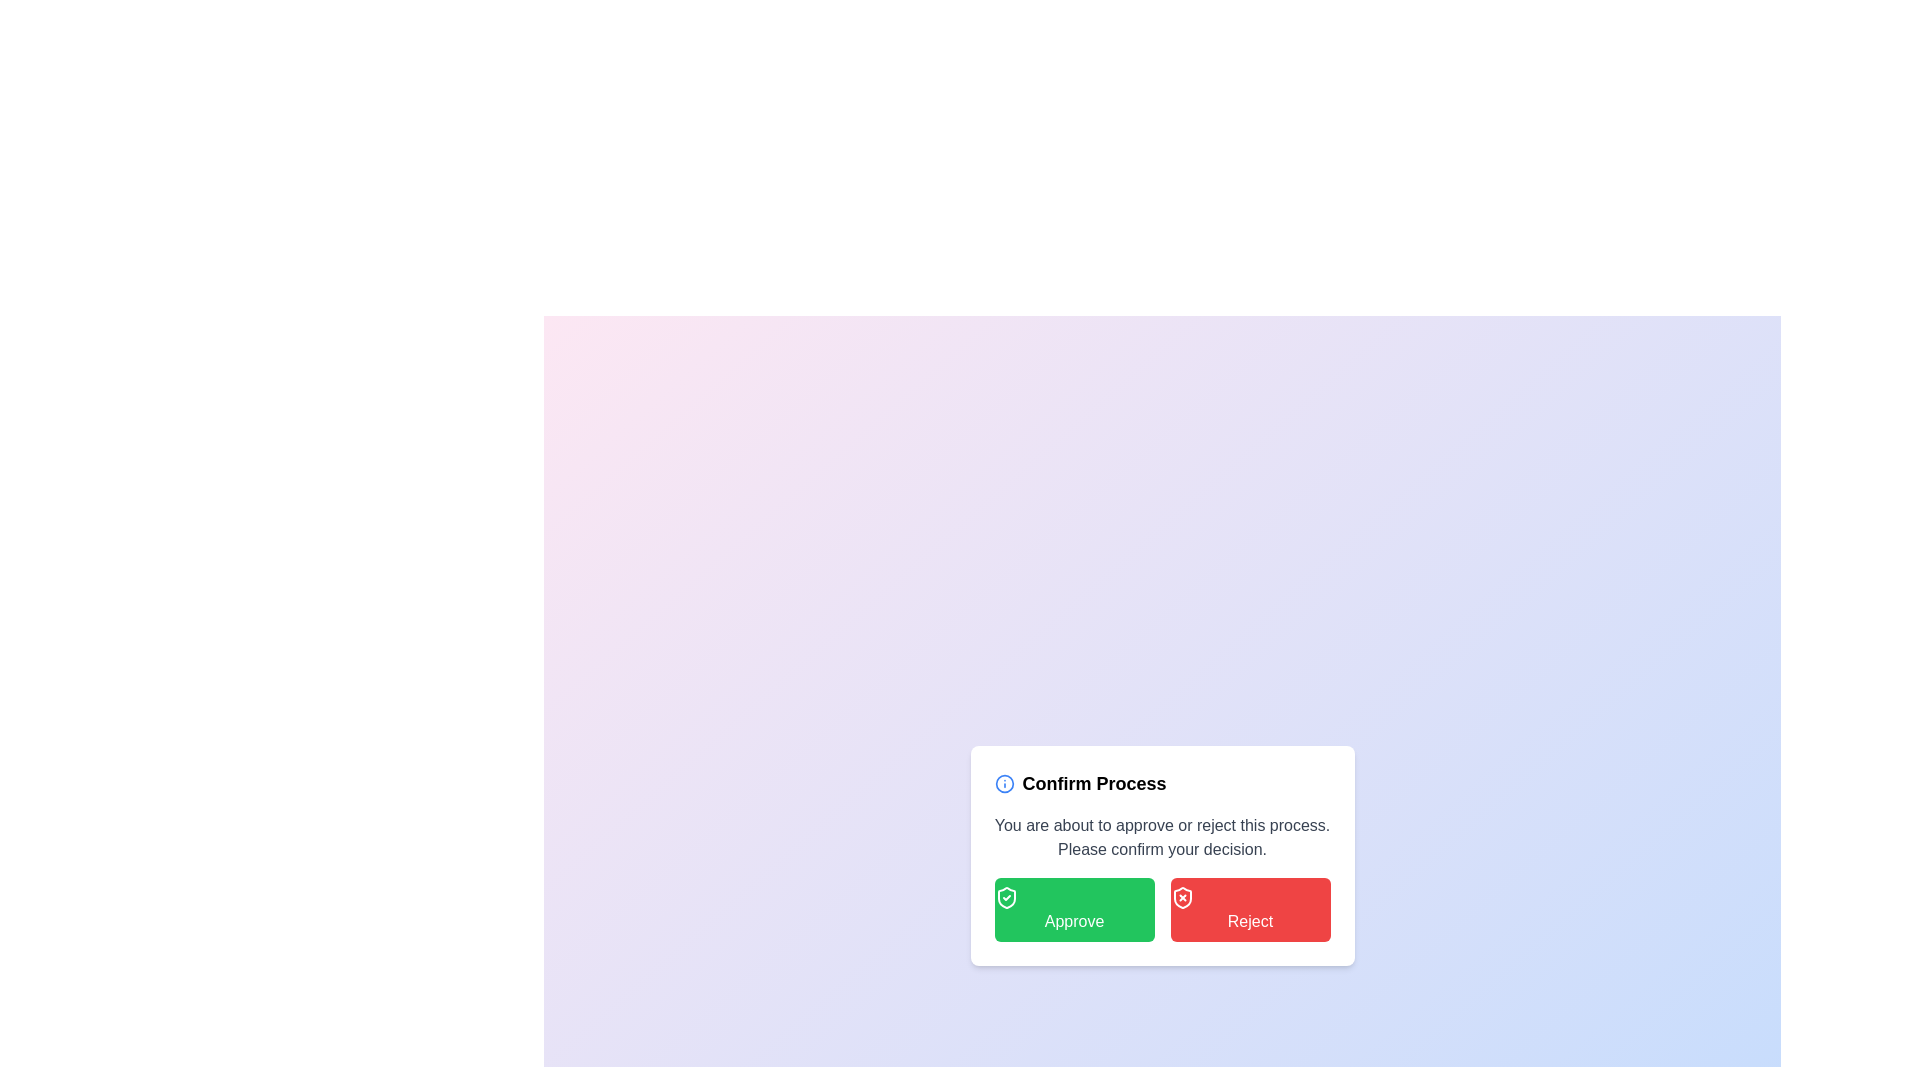  Describe the element at coordinates (1182, 897) in the screenshot. I see `the shield icon with a checked overlay styled in red and featuring a white cross, located within the 'Reject' button` at that location.